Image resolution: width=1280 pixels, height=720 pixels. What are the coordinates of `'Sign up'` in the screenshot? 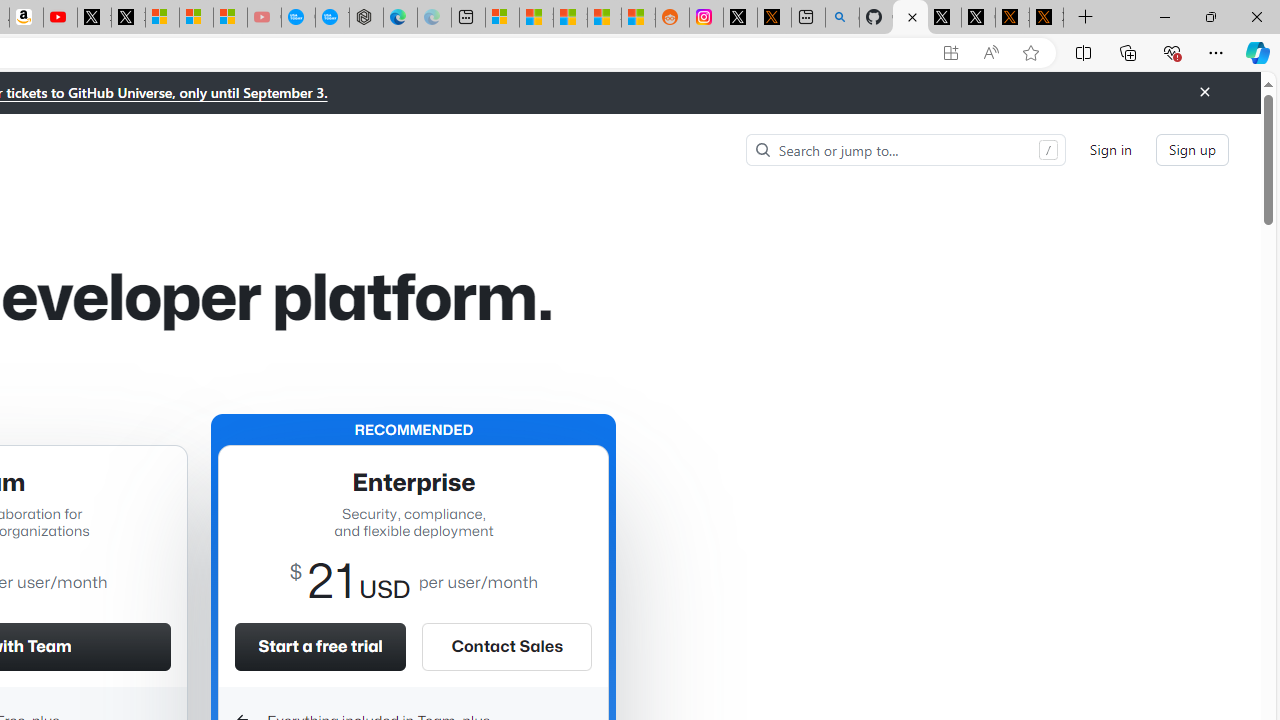 It's located at (1192, 148).